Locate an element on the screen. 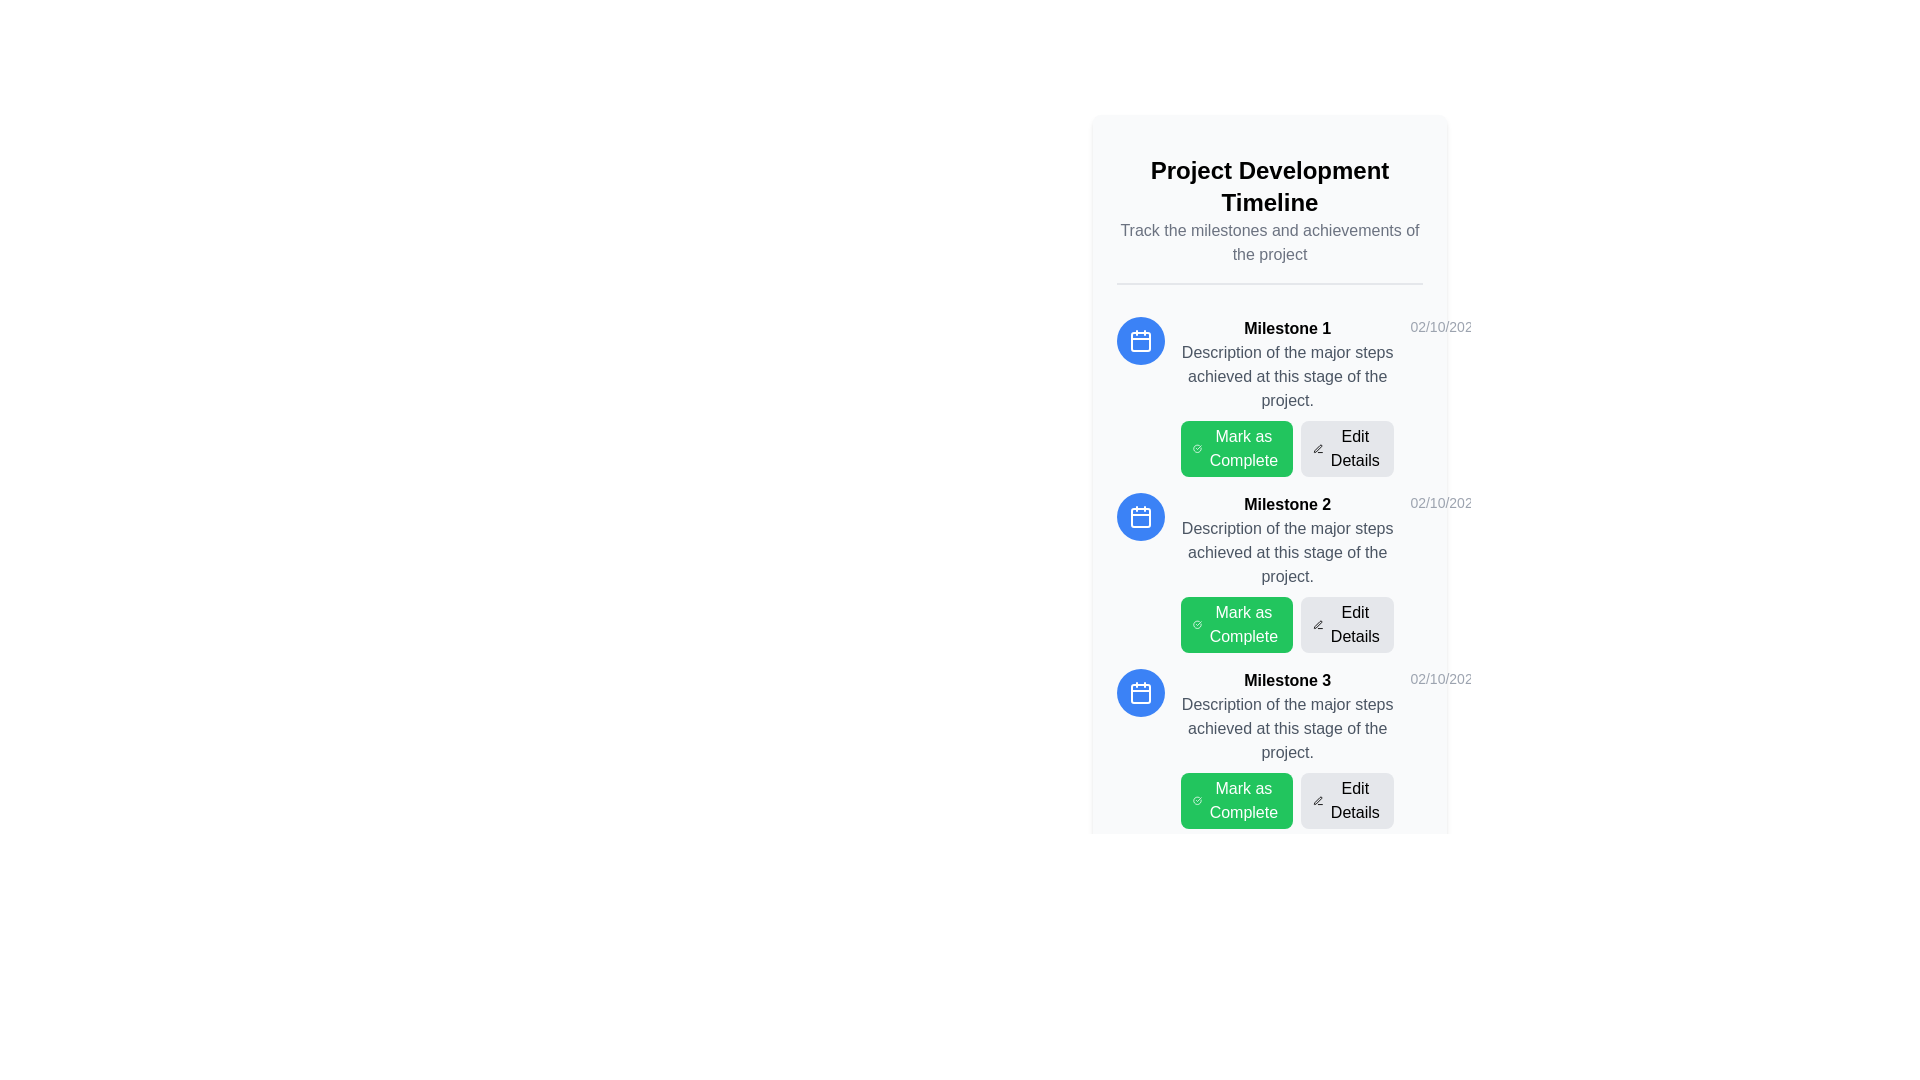 The image size is (1920, 1080). the descriptive subtitle element located directly below the 'Project Development Timeline' title in the header section is located at coordinates (1269, 242).